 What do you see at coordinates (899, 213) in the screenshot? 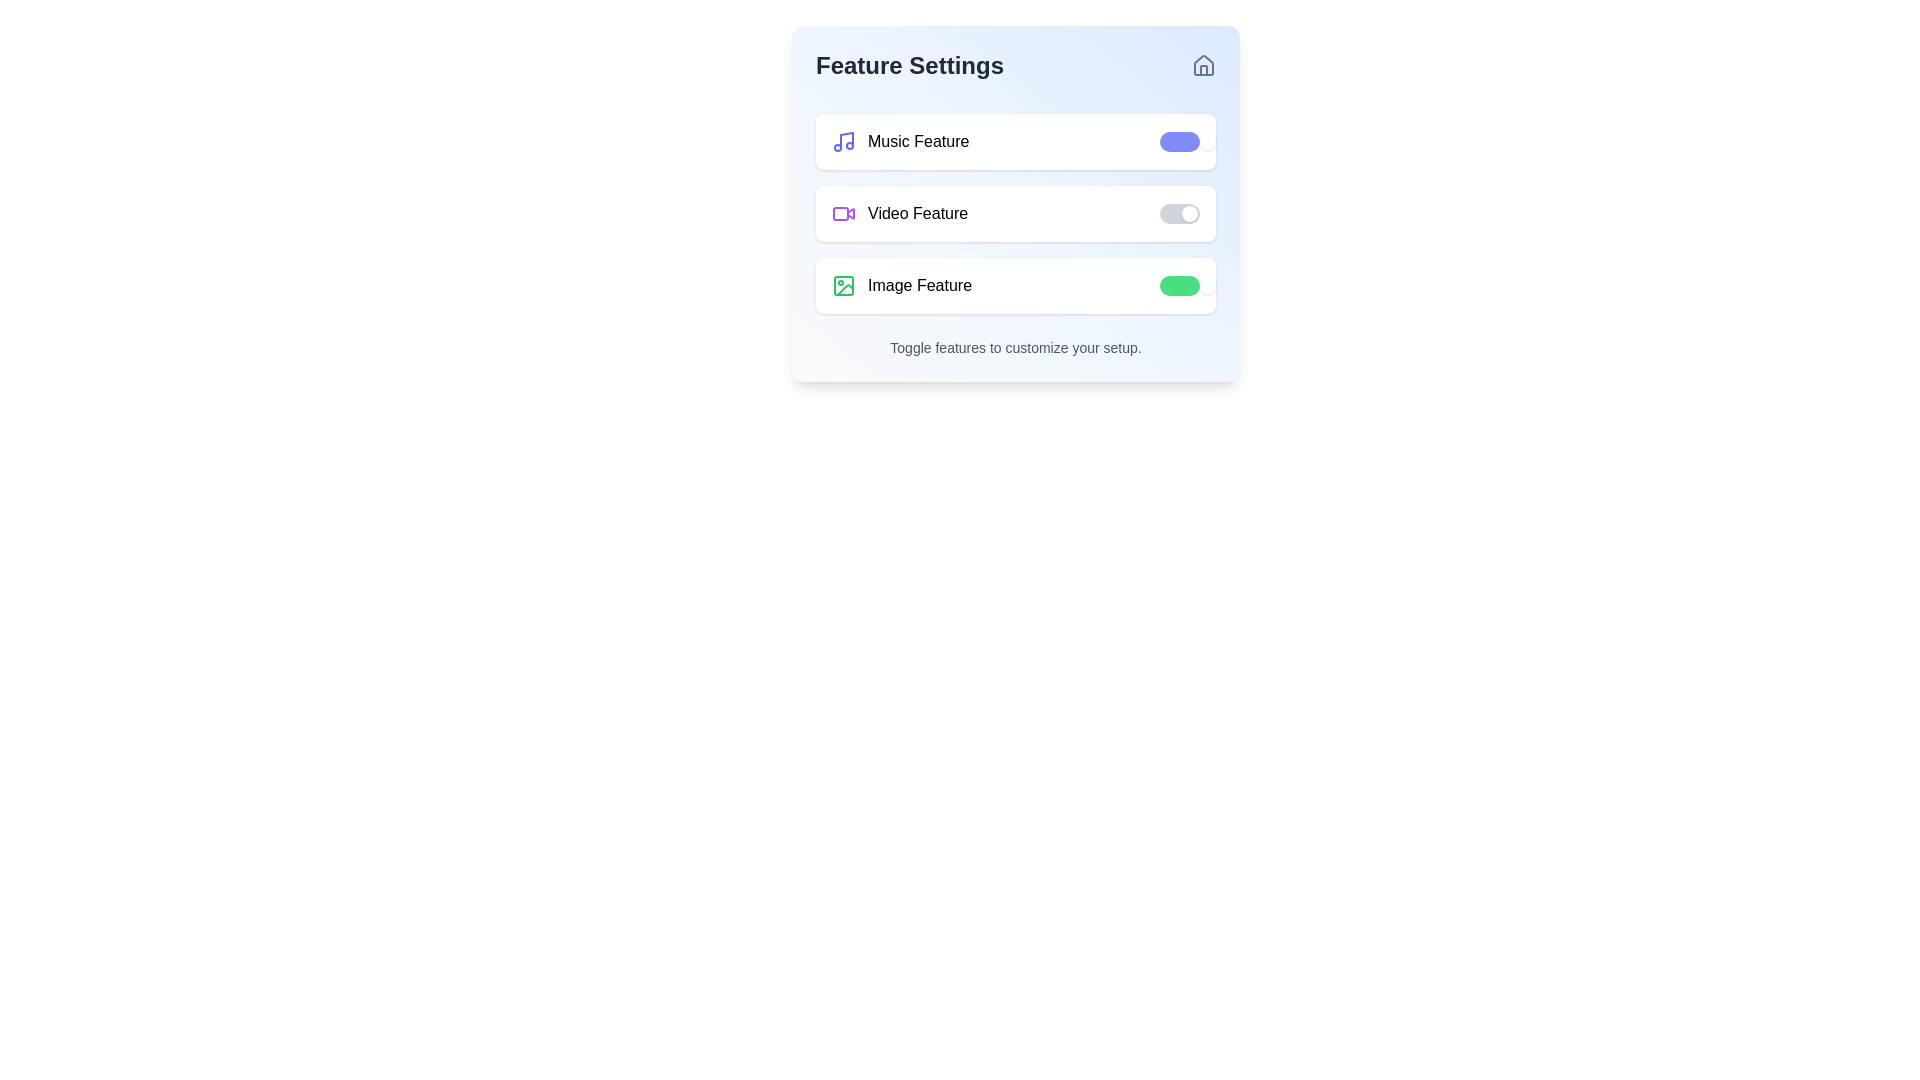
I see `the 'Video Feature' label located in the middle of a vertically-arranged list within the 'Feature Settings' card, positioned to the left of a toggle switch` at bounding box center [899, 213].